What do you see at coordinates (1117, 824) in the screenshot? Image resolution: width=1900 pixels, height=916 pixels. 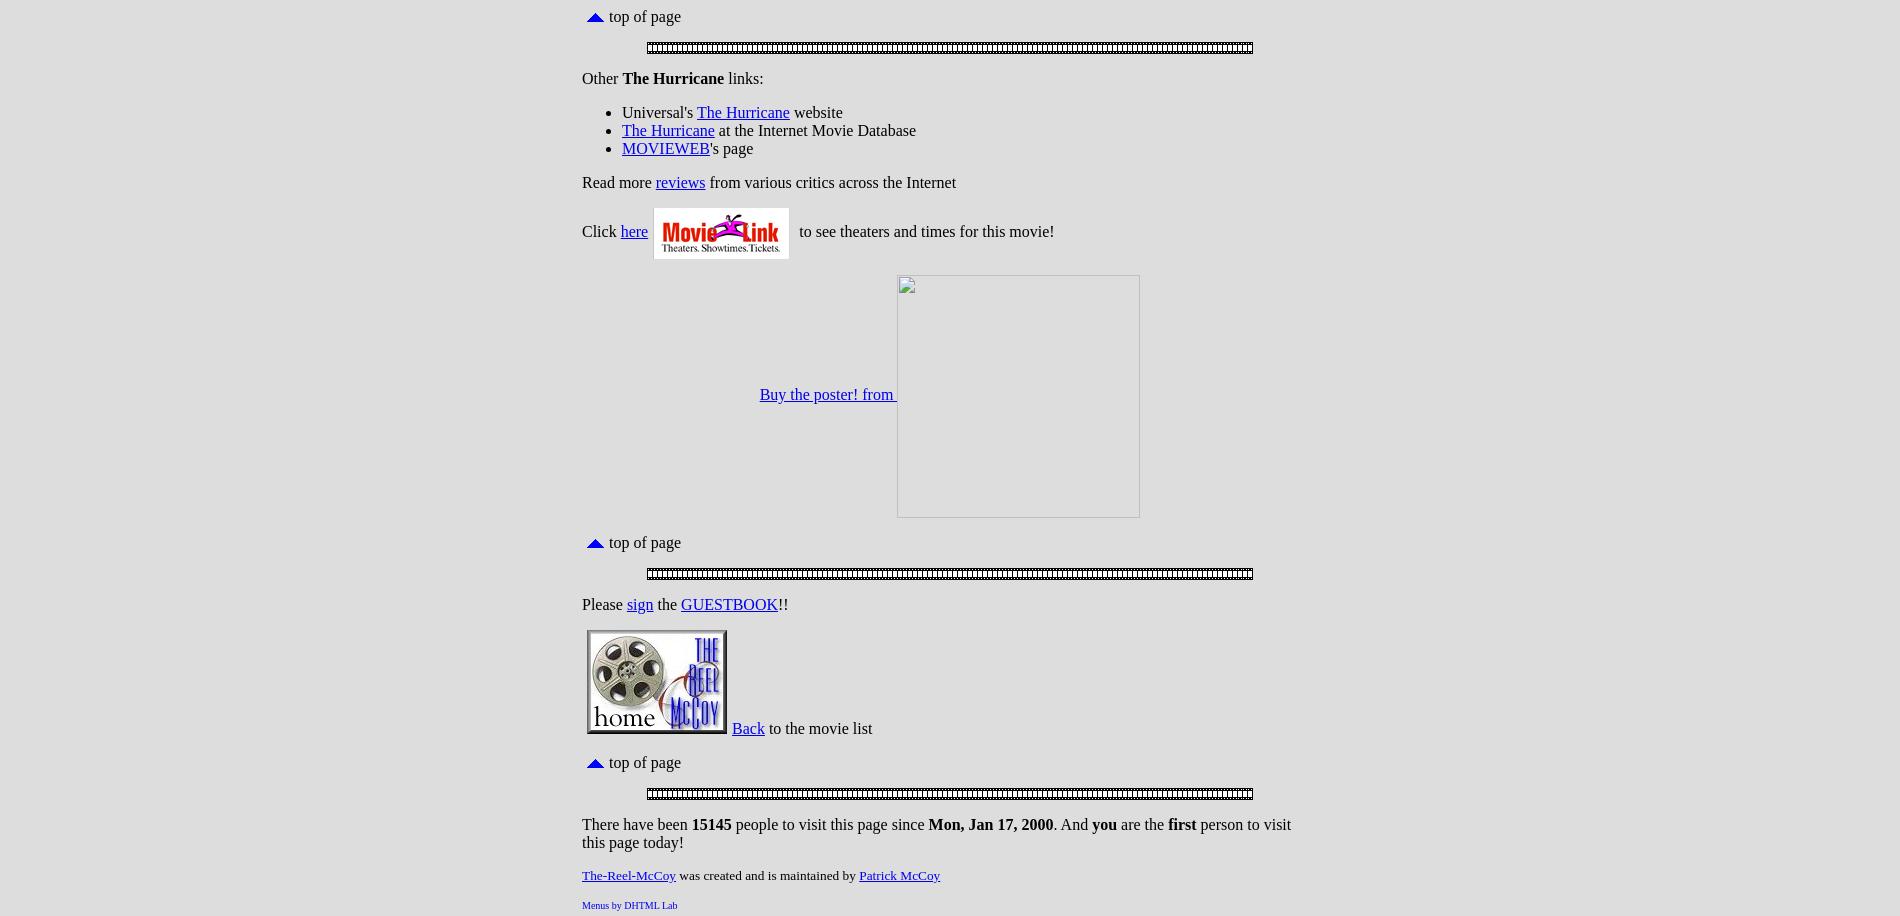 I see `'are the'` at bounding box center [1117, 824].